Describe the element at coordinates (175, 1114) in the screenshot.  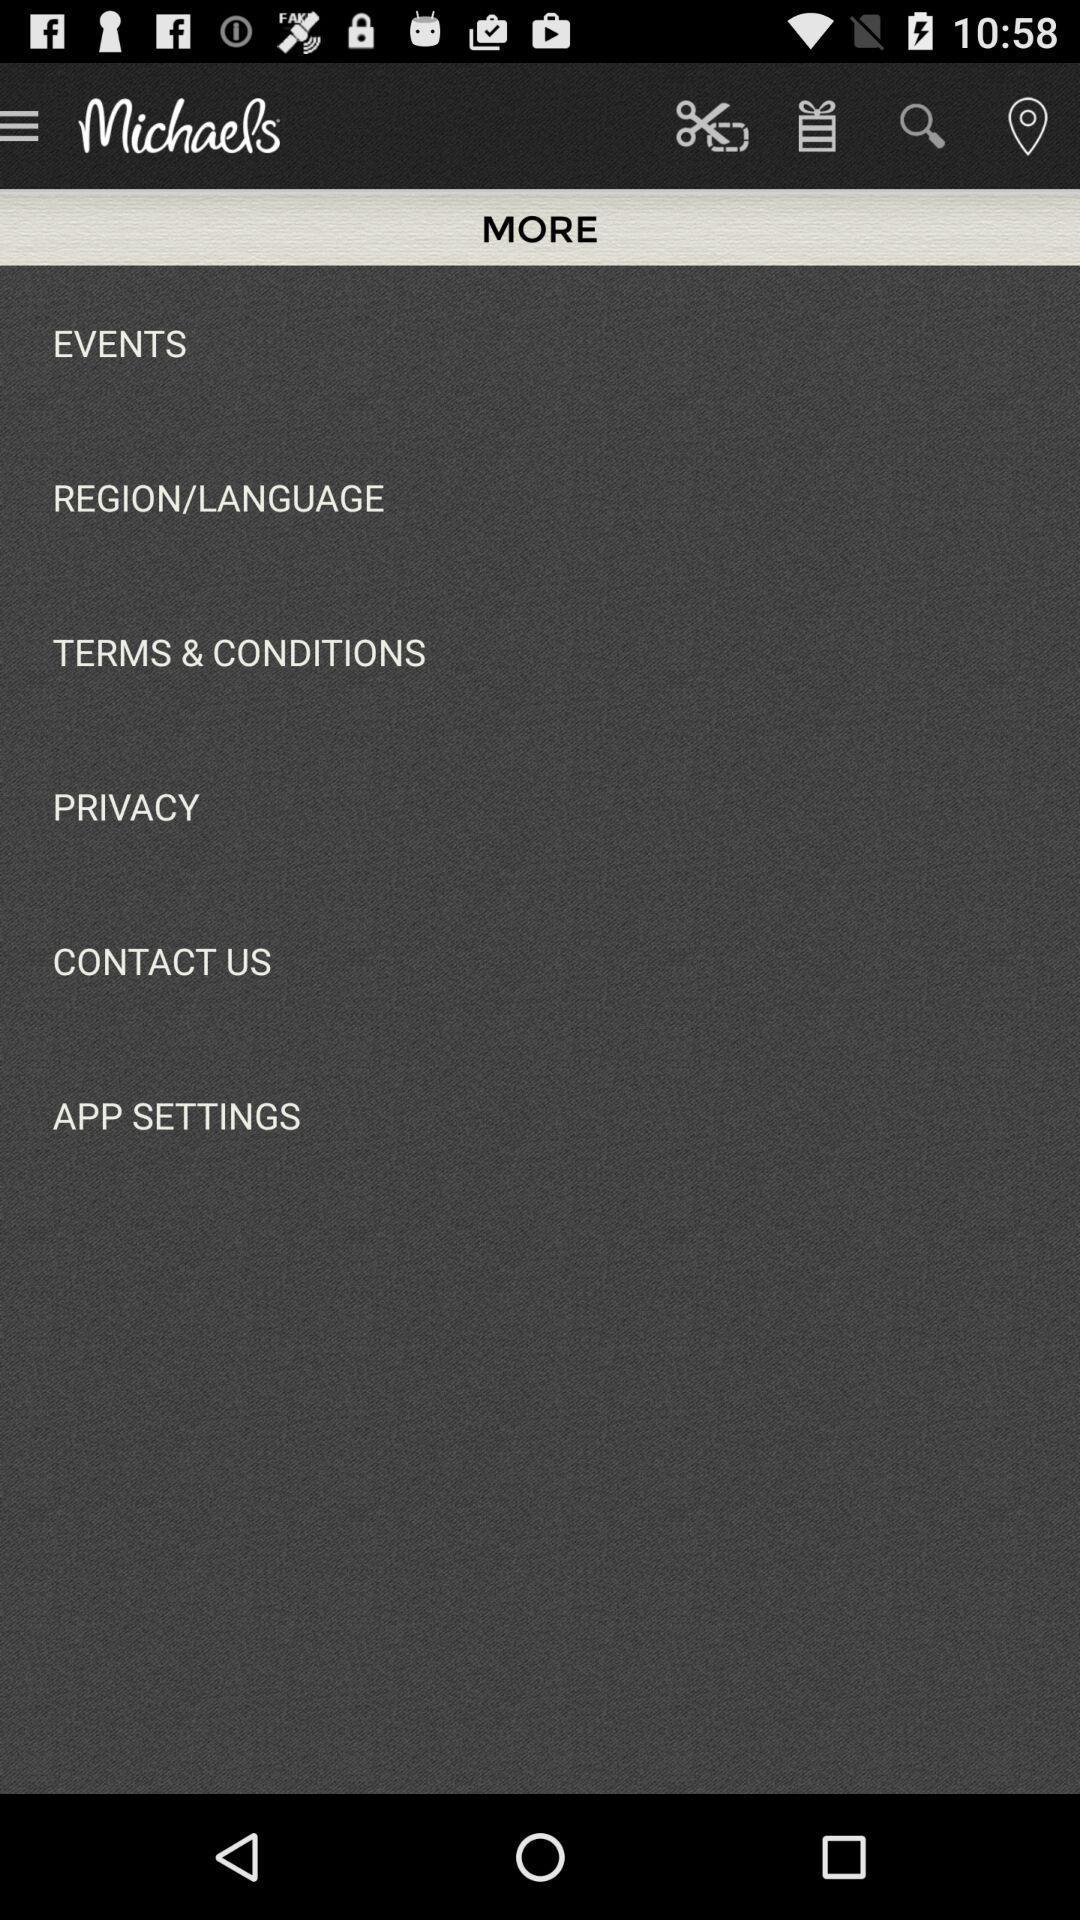
I see `app settings app` at that location.